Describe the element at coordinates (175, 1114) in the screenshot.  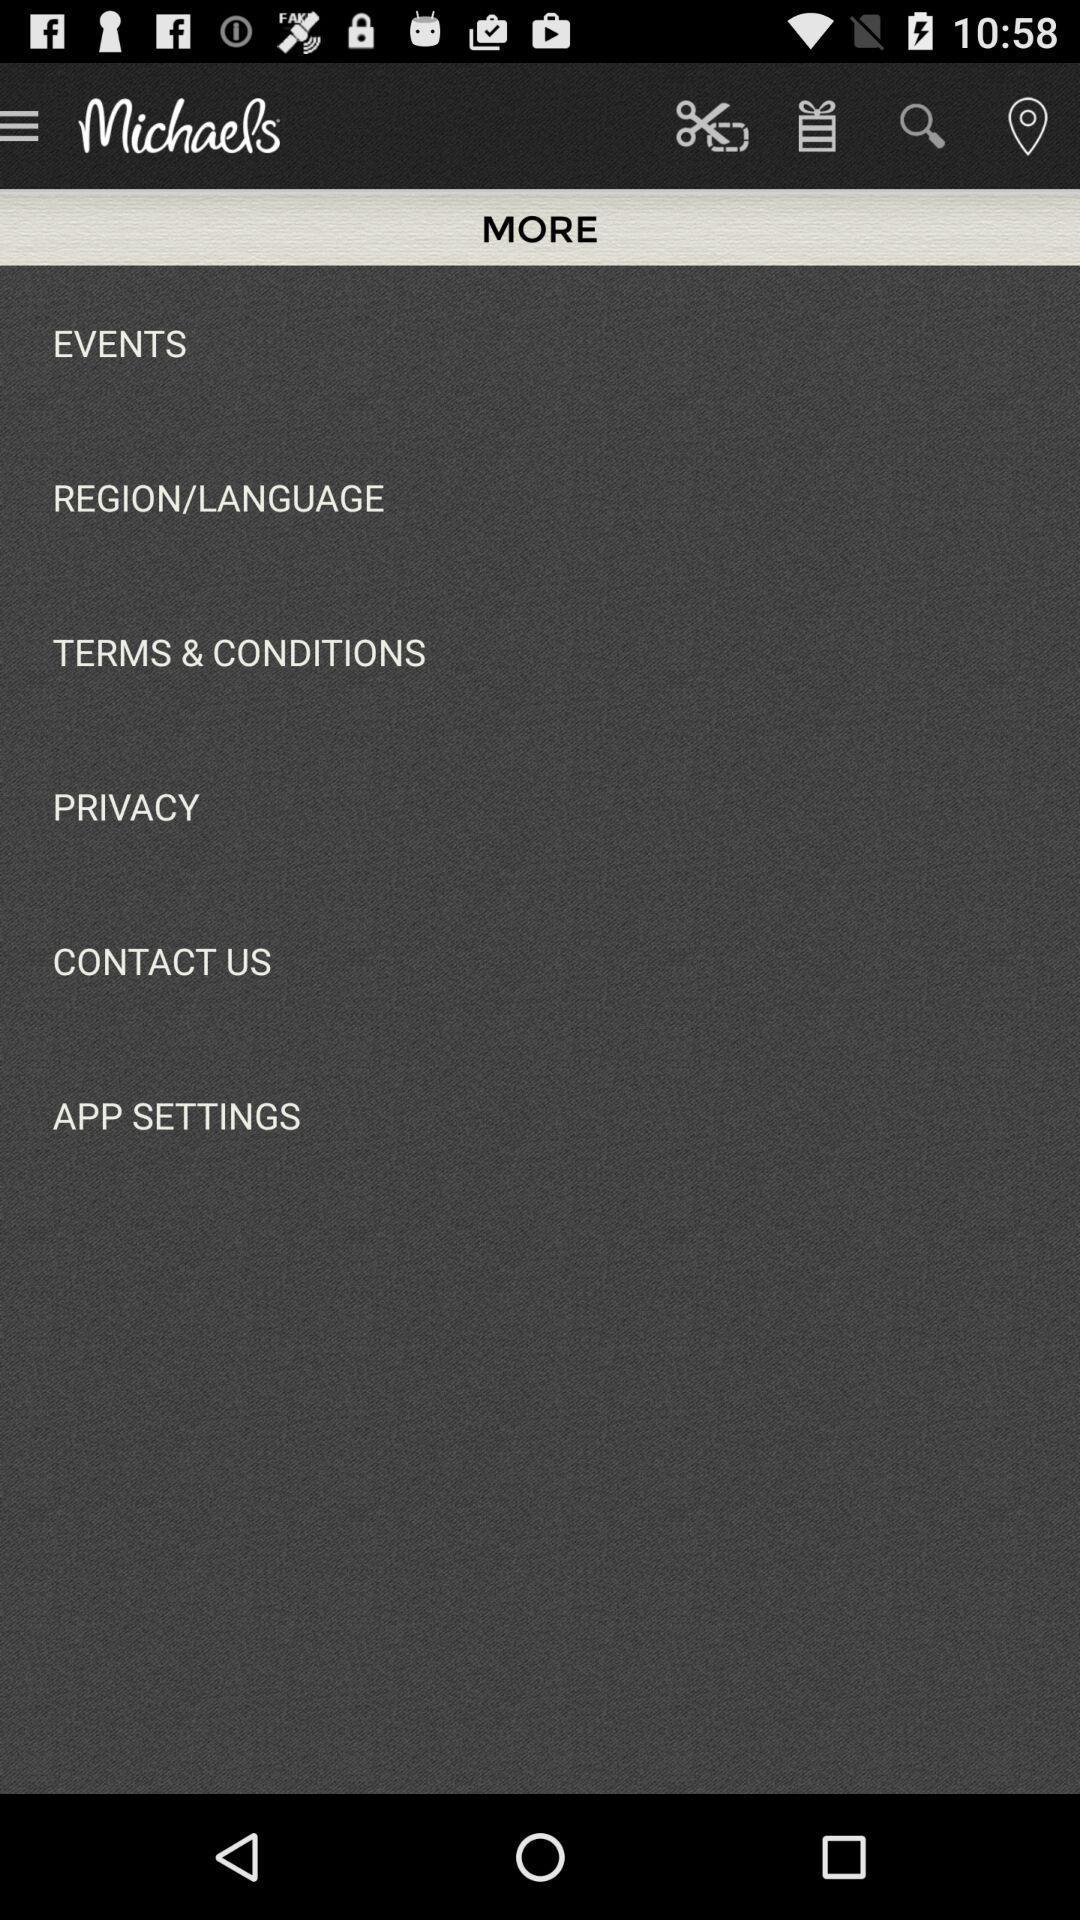
I see `app settings app` at that location.